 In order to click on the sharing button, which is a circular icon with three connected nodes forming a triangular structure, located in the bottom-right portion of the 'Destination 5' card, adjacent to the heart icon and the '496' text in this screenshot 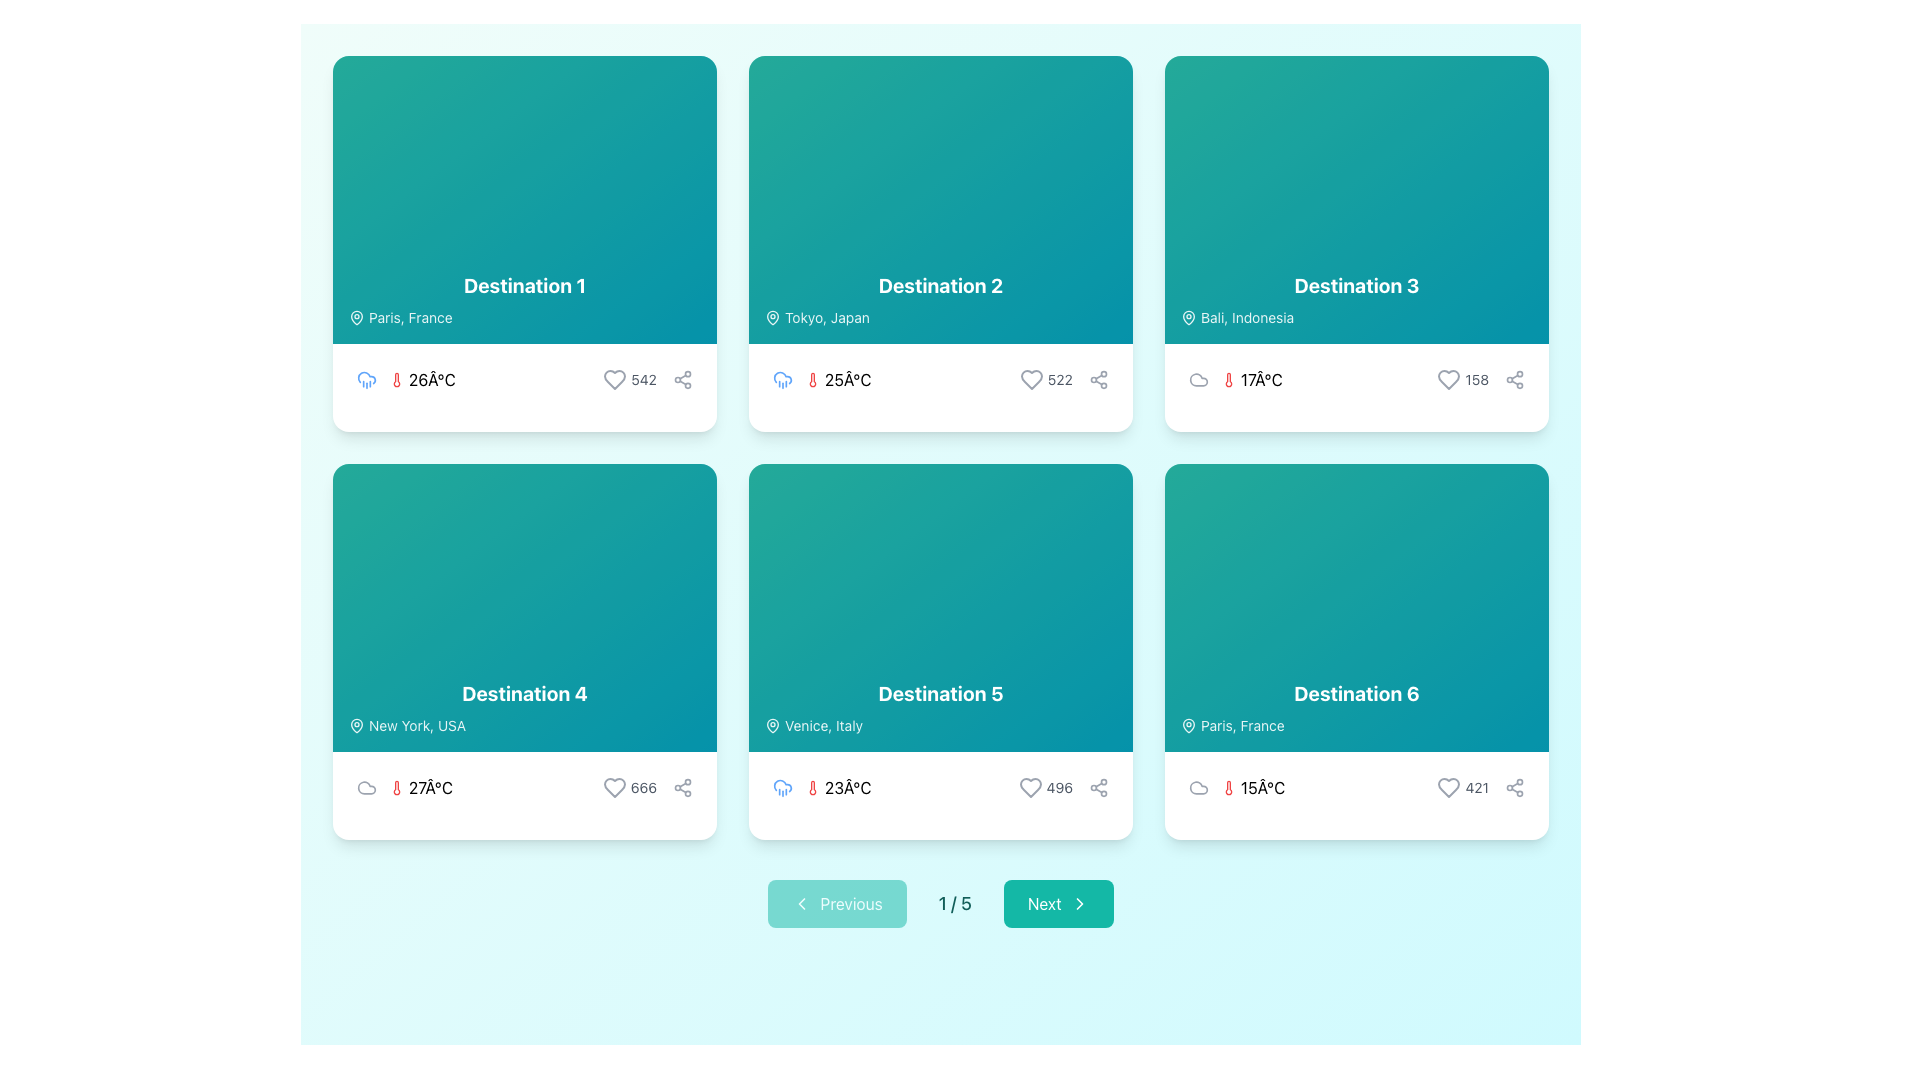, I will do `click(1098, 786)`.